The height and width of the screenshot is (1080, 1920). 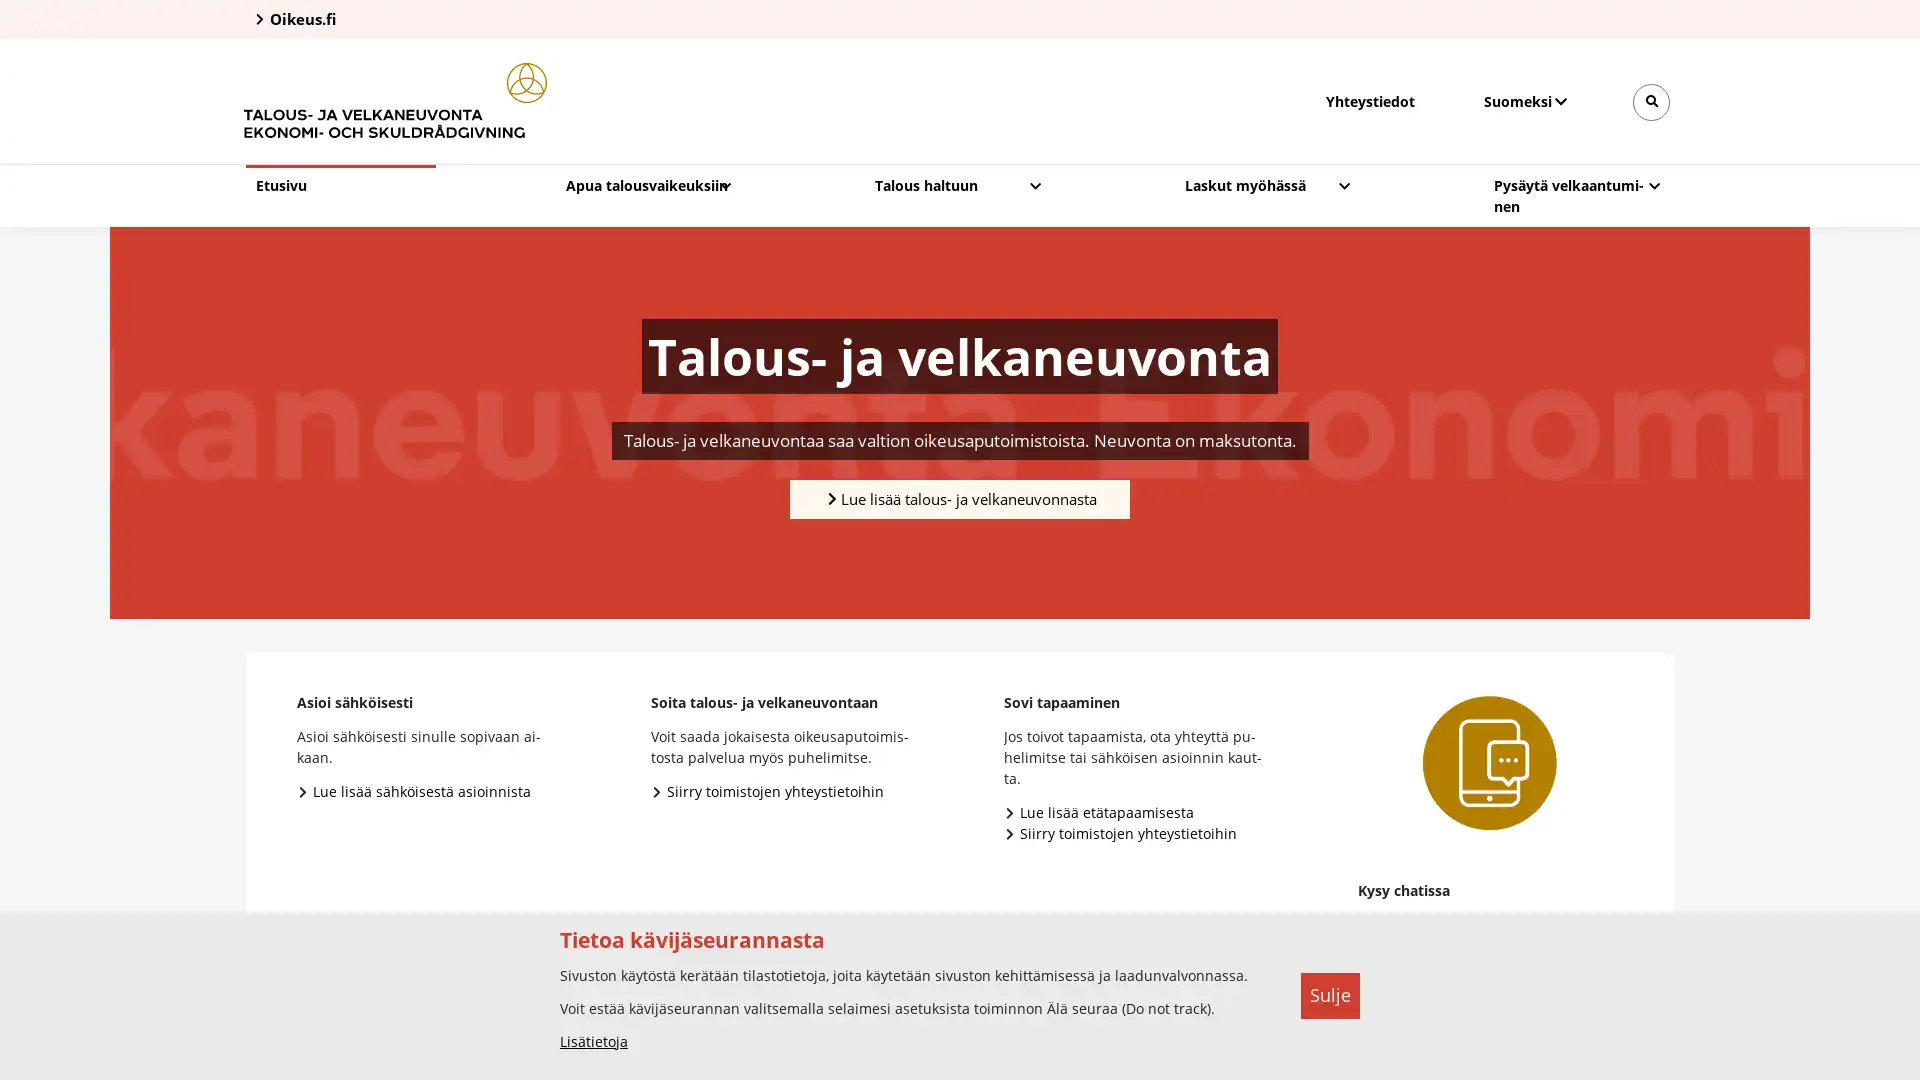 What do you see at coordinates (1654, 185) in the screenshot?
I see `Avaa pudotusvalikko` at bounding box center [1654, 185].